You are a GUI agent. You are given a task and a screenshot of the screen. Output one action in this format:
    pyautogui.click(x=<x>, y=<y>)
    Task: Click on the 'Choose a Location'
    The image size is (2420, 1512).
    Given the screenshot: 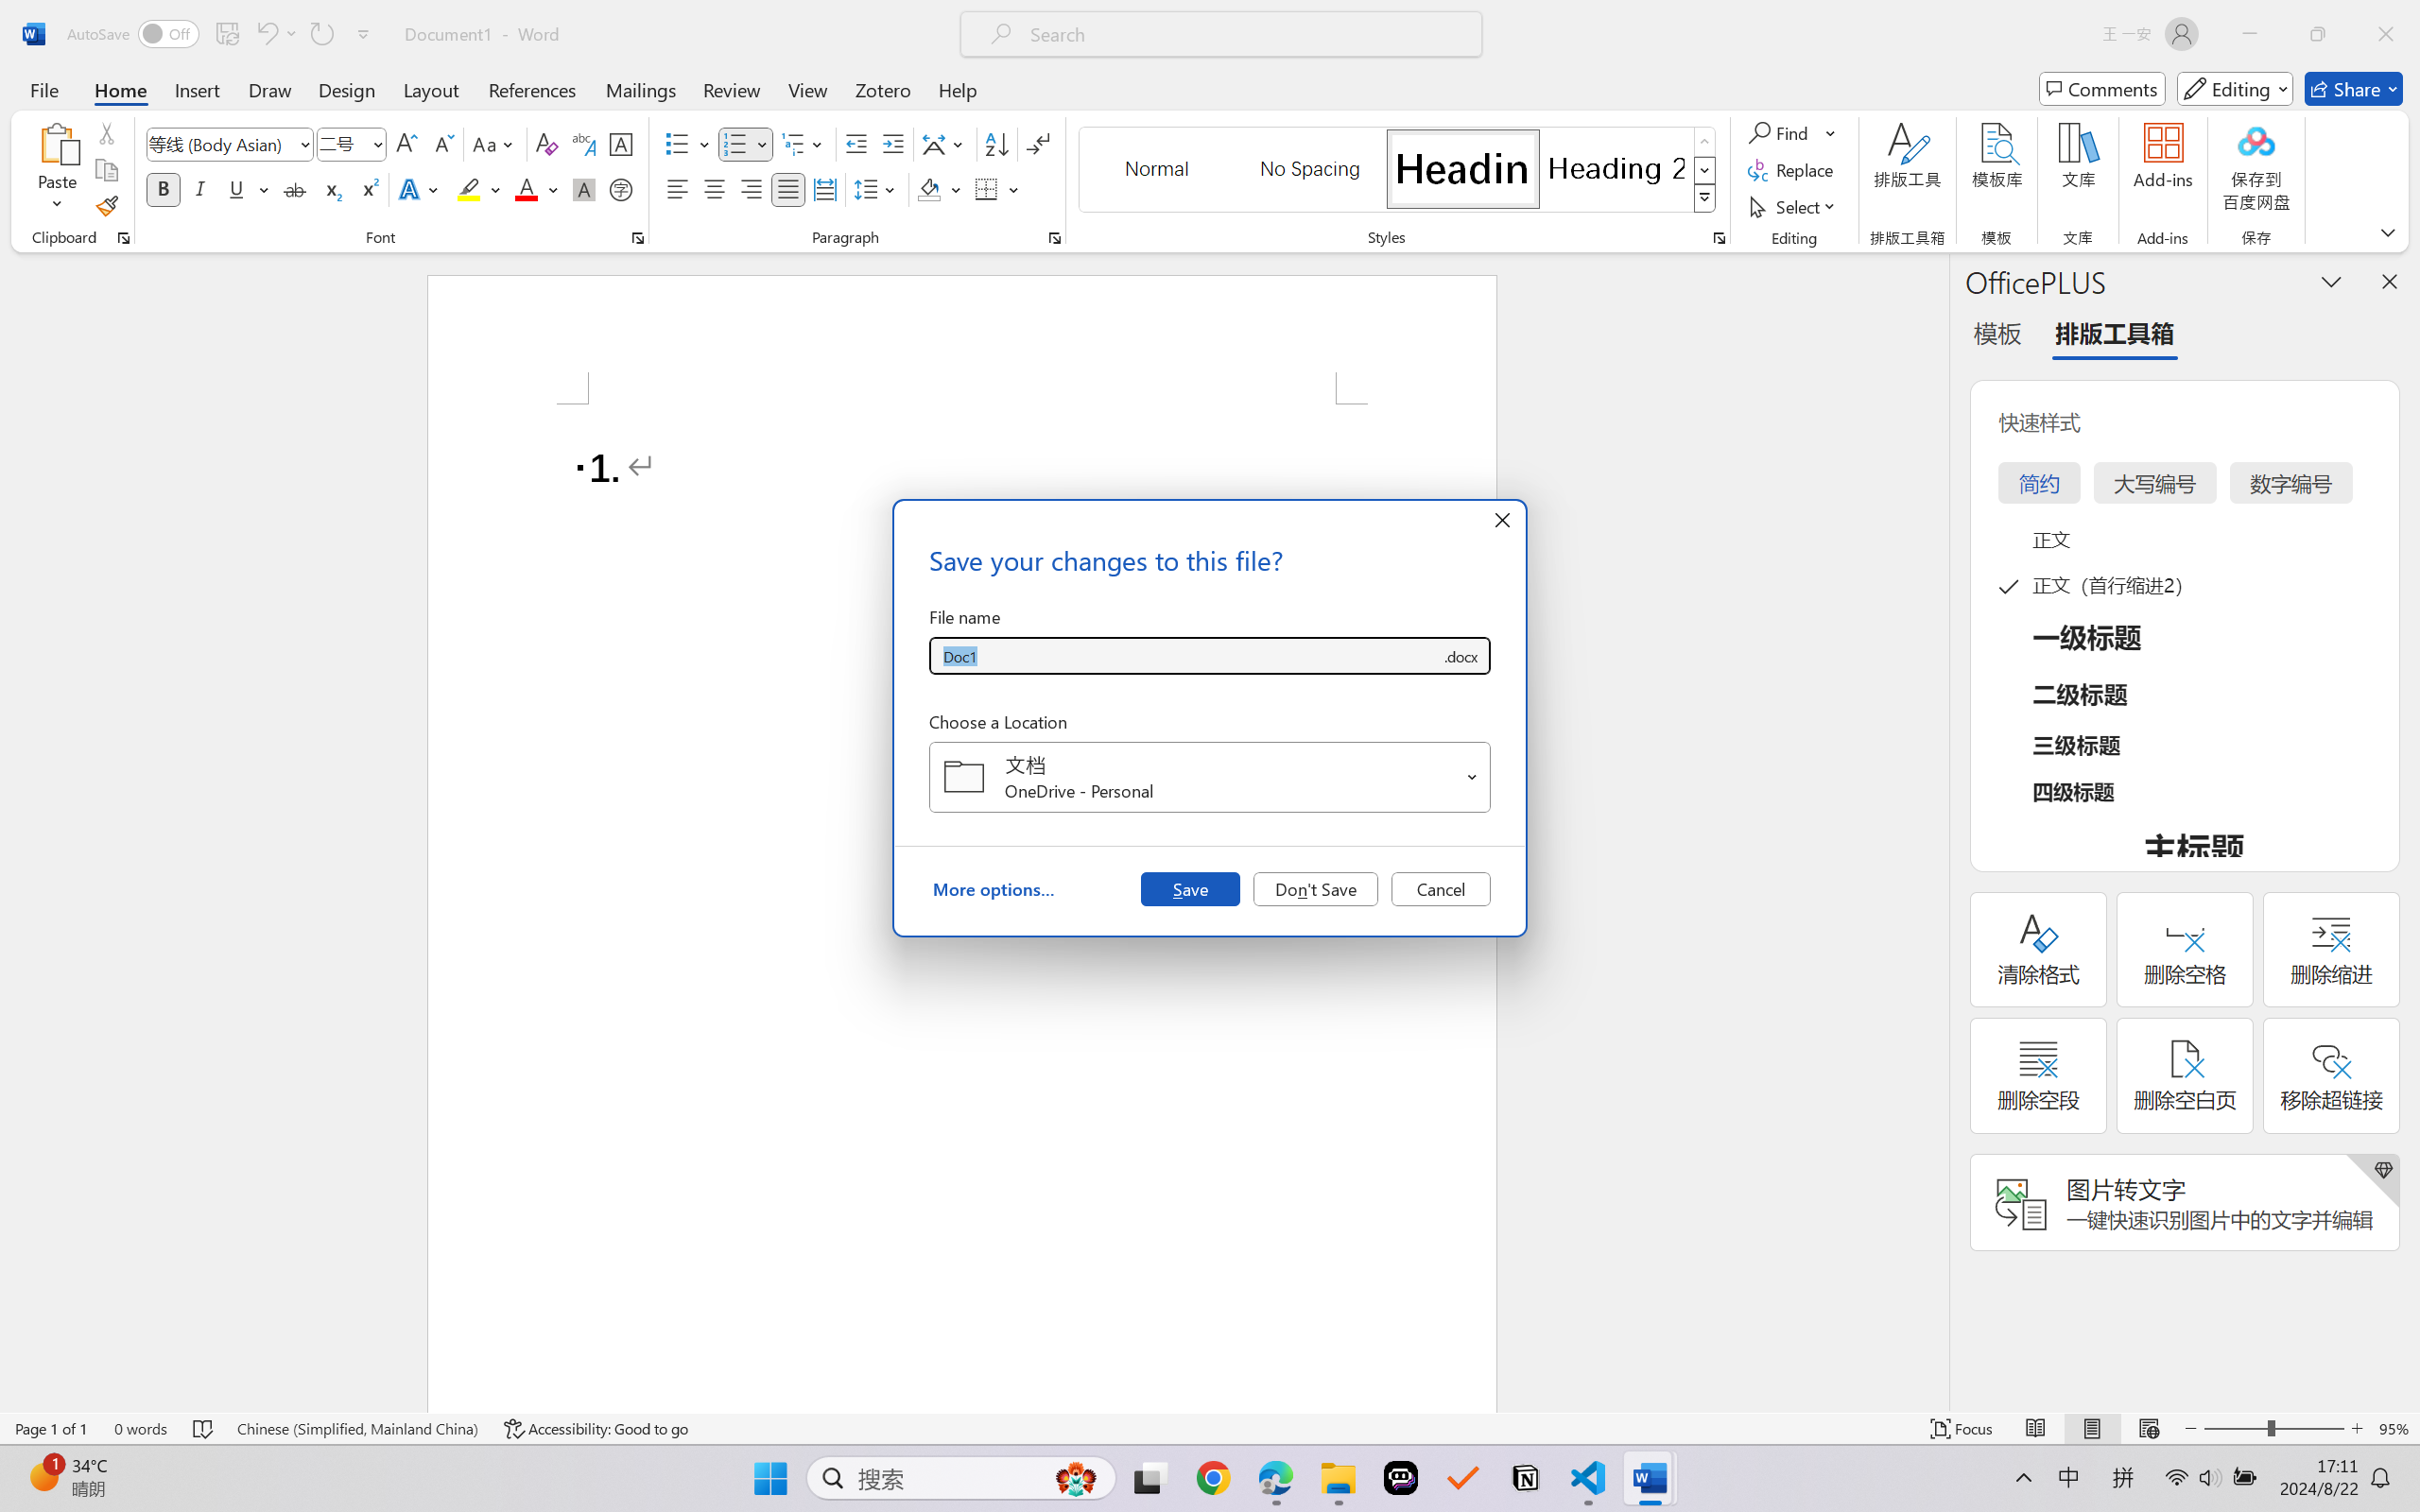 What is the action you would take?
    pyautogui.click(x=1210, y=777)
    